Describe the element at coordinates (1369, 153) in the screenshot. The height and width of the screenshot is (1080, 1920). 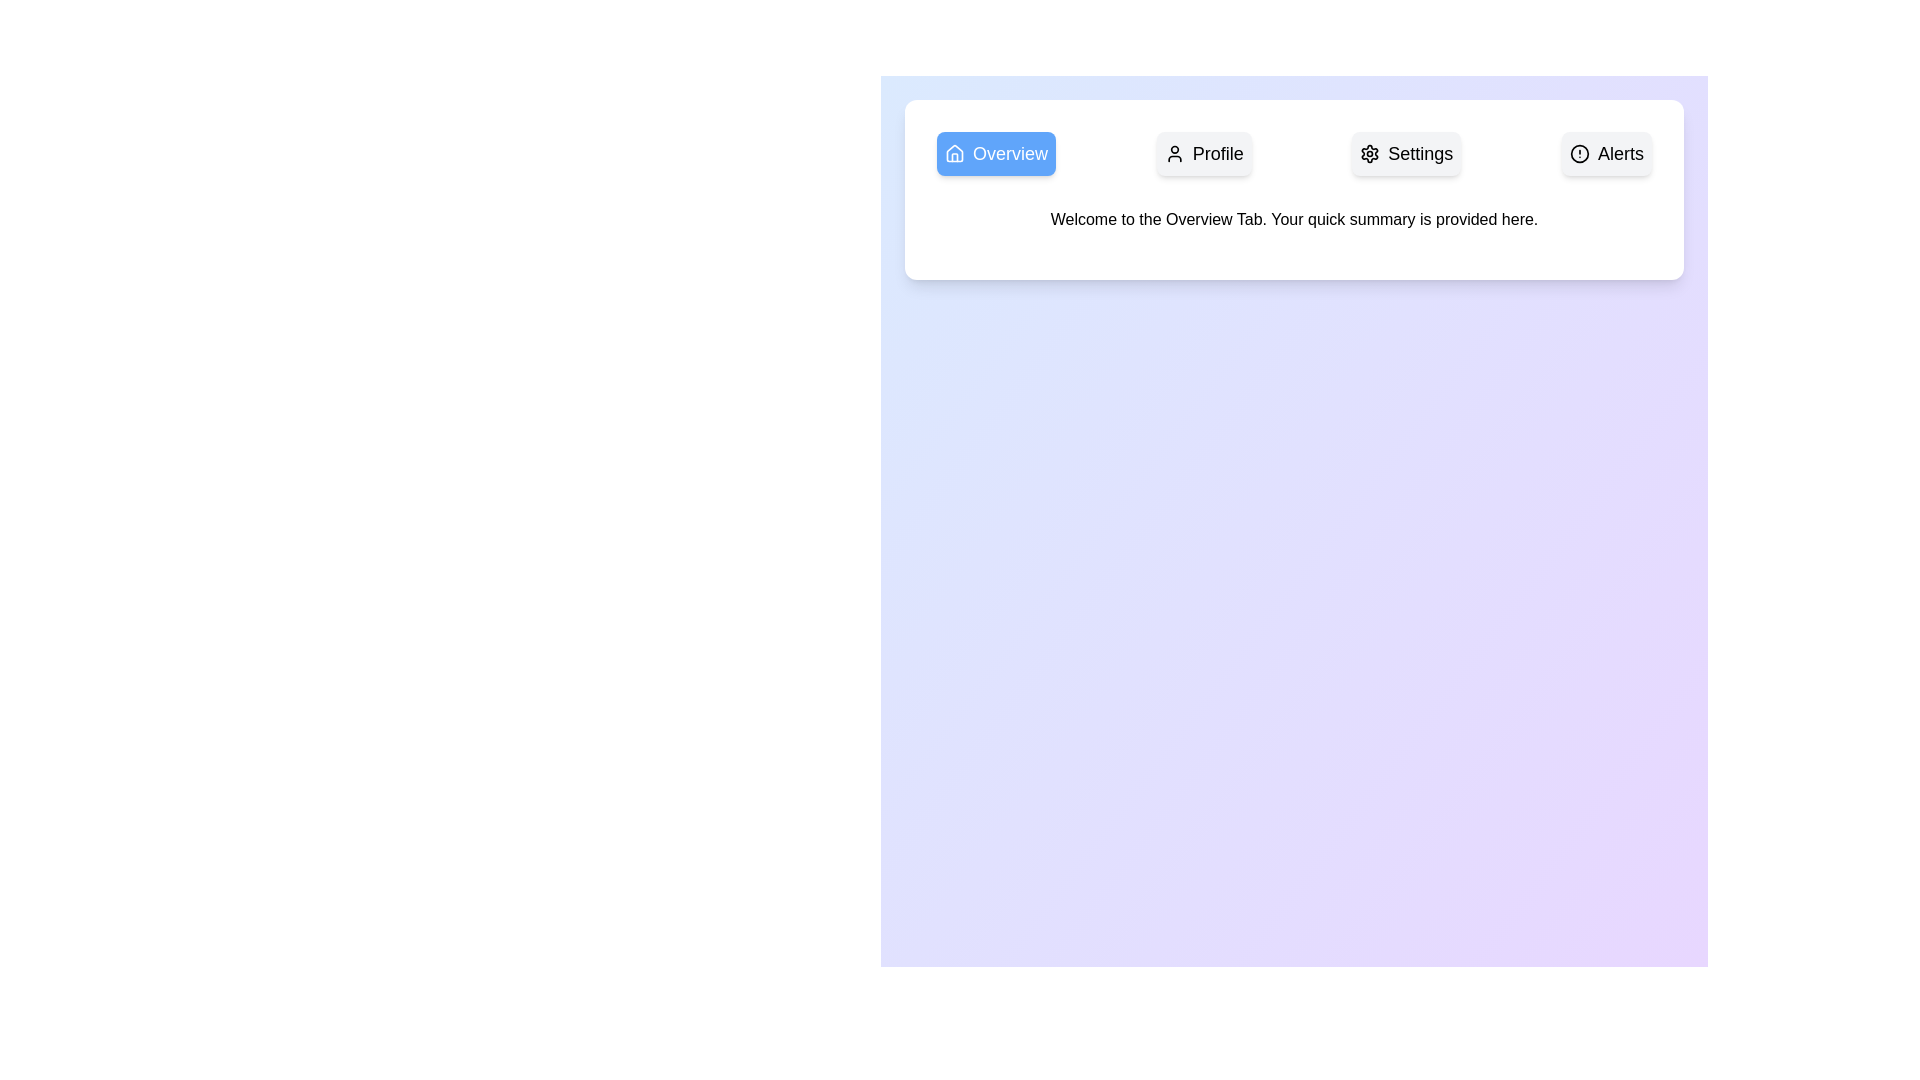
I see `the settings icon located to the left of the 'Settings' text label in the top navigation panel` at that location.